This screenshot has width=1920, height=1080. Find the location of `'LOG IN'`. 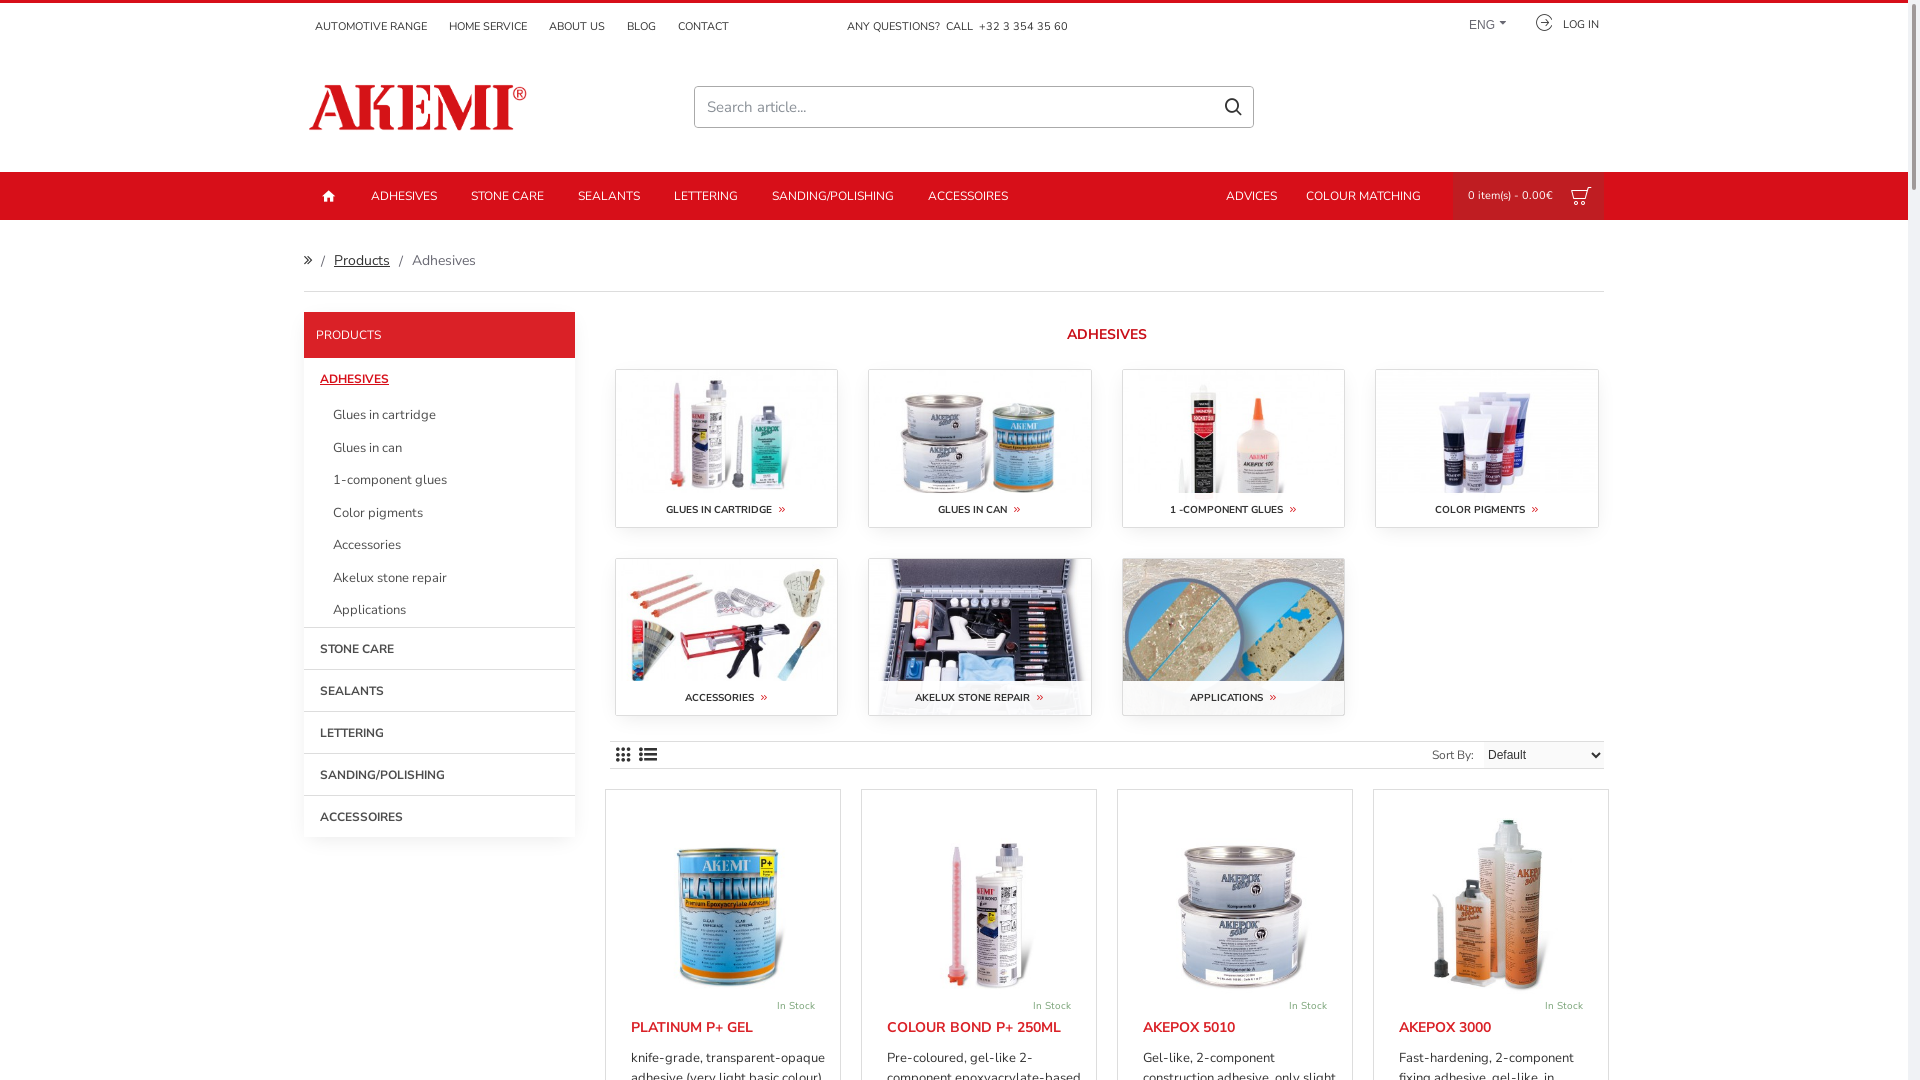

'LOG IN' is located at coordinates (1516, 21).